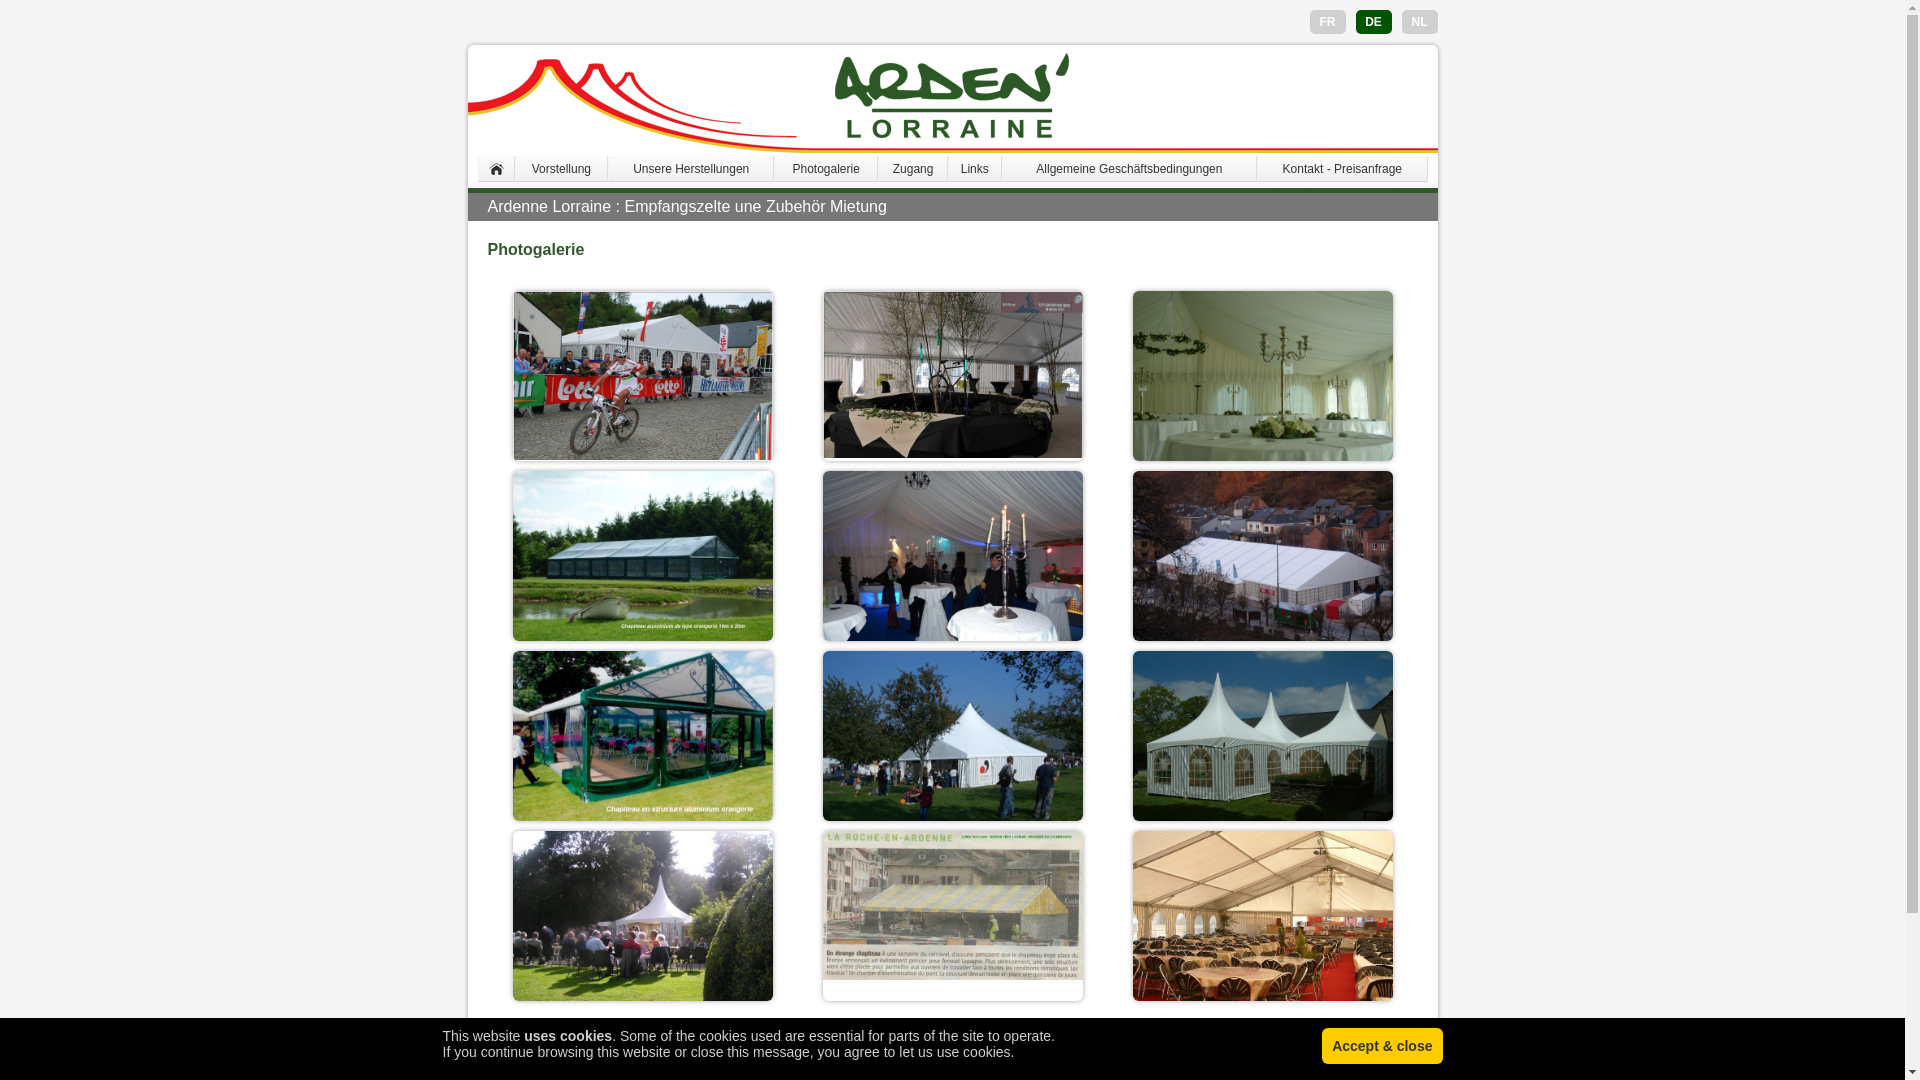 The height and width of the screenshot is (1080, 1920). Describe the element at coordinates (691, 168) in the screenshot. I see `'Unsere Herstellungen'` at that location.